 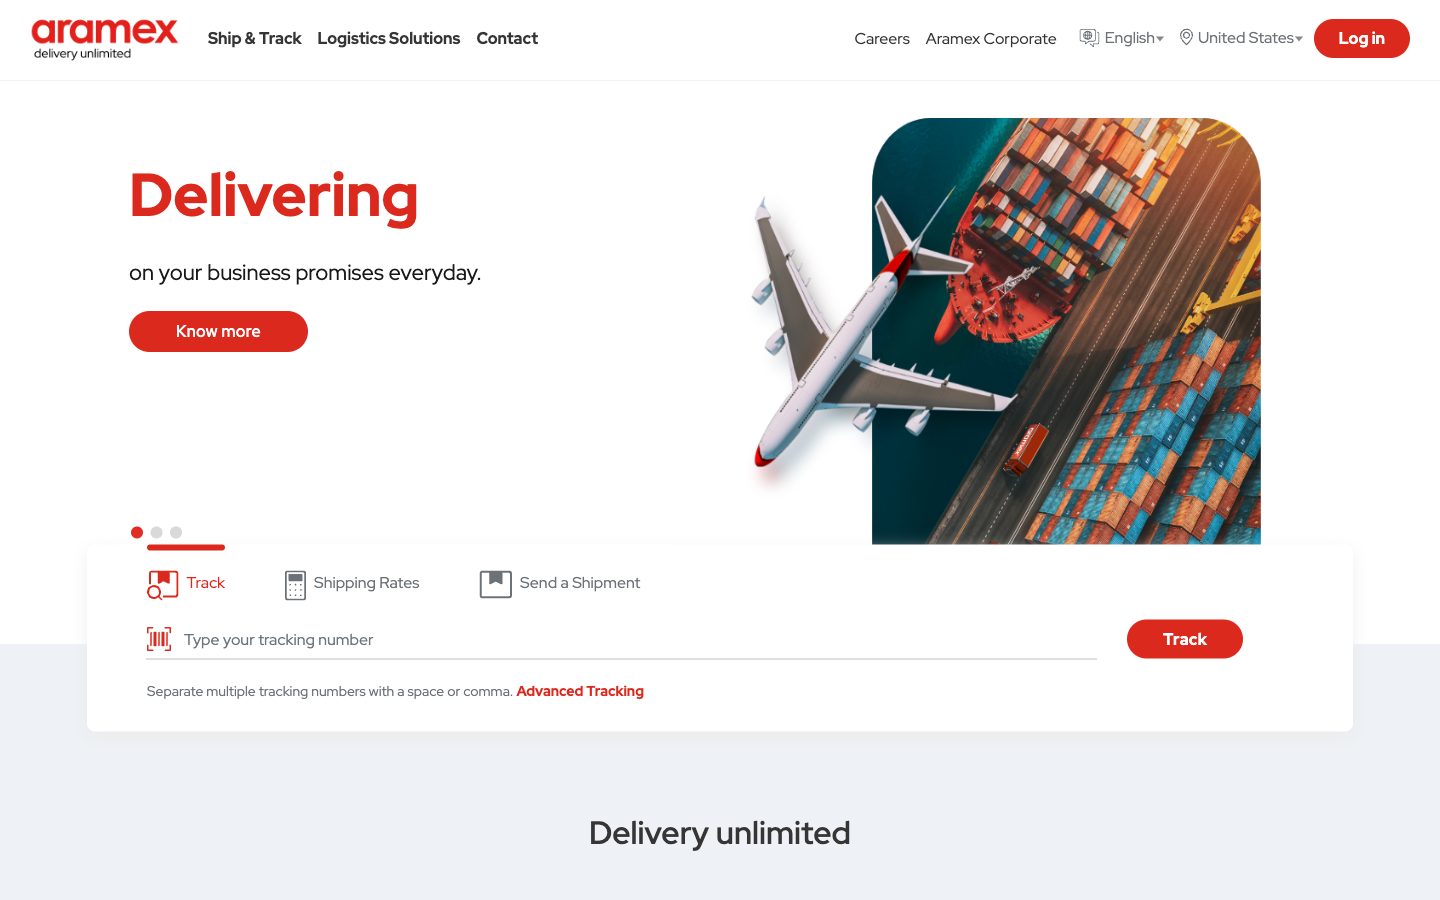 What do you see at coordinates (633, 639) in the screenshot?
I see `a package by entering the shipment tracking number 123456` at bounding box center [633, 639].